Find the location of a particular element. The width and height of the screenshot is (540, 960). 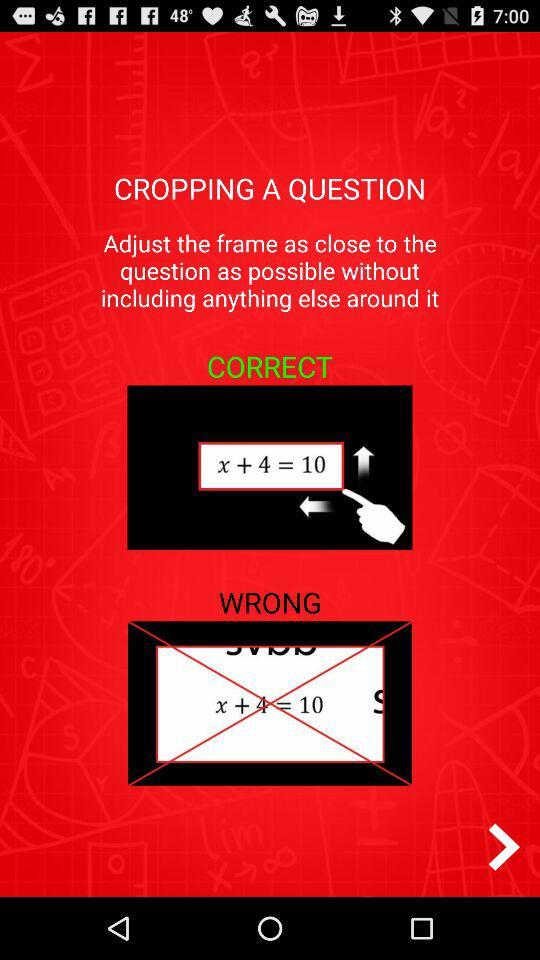

the arrow_forward icon is located at coordinates (503, 906).